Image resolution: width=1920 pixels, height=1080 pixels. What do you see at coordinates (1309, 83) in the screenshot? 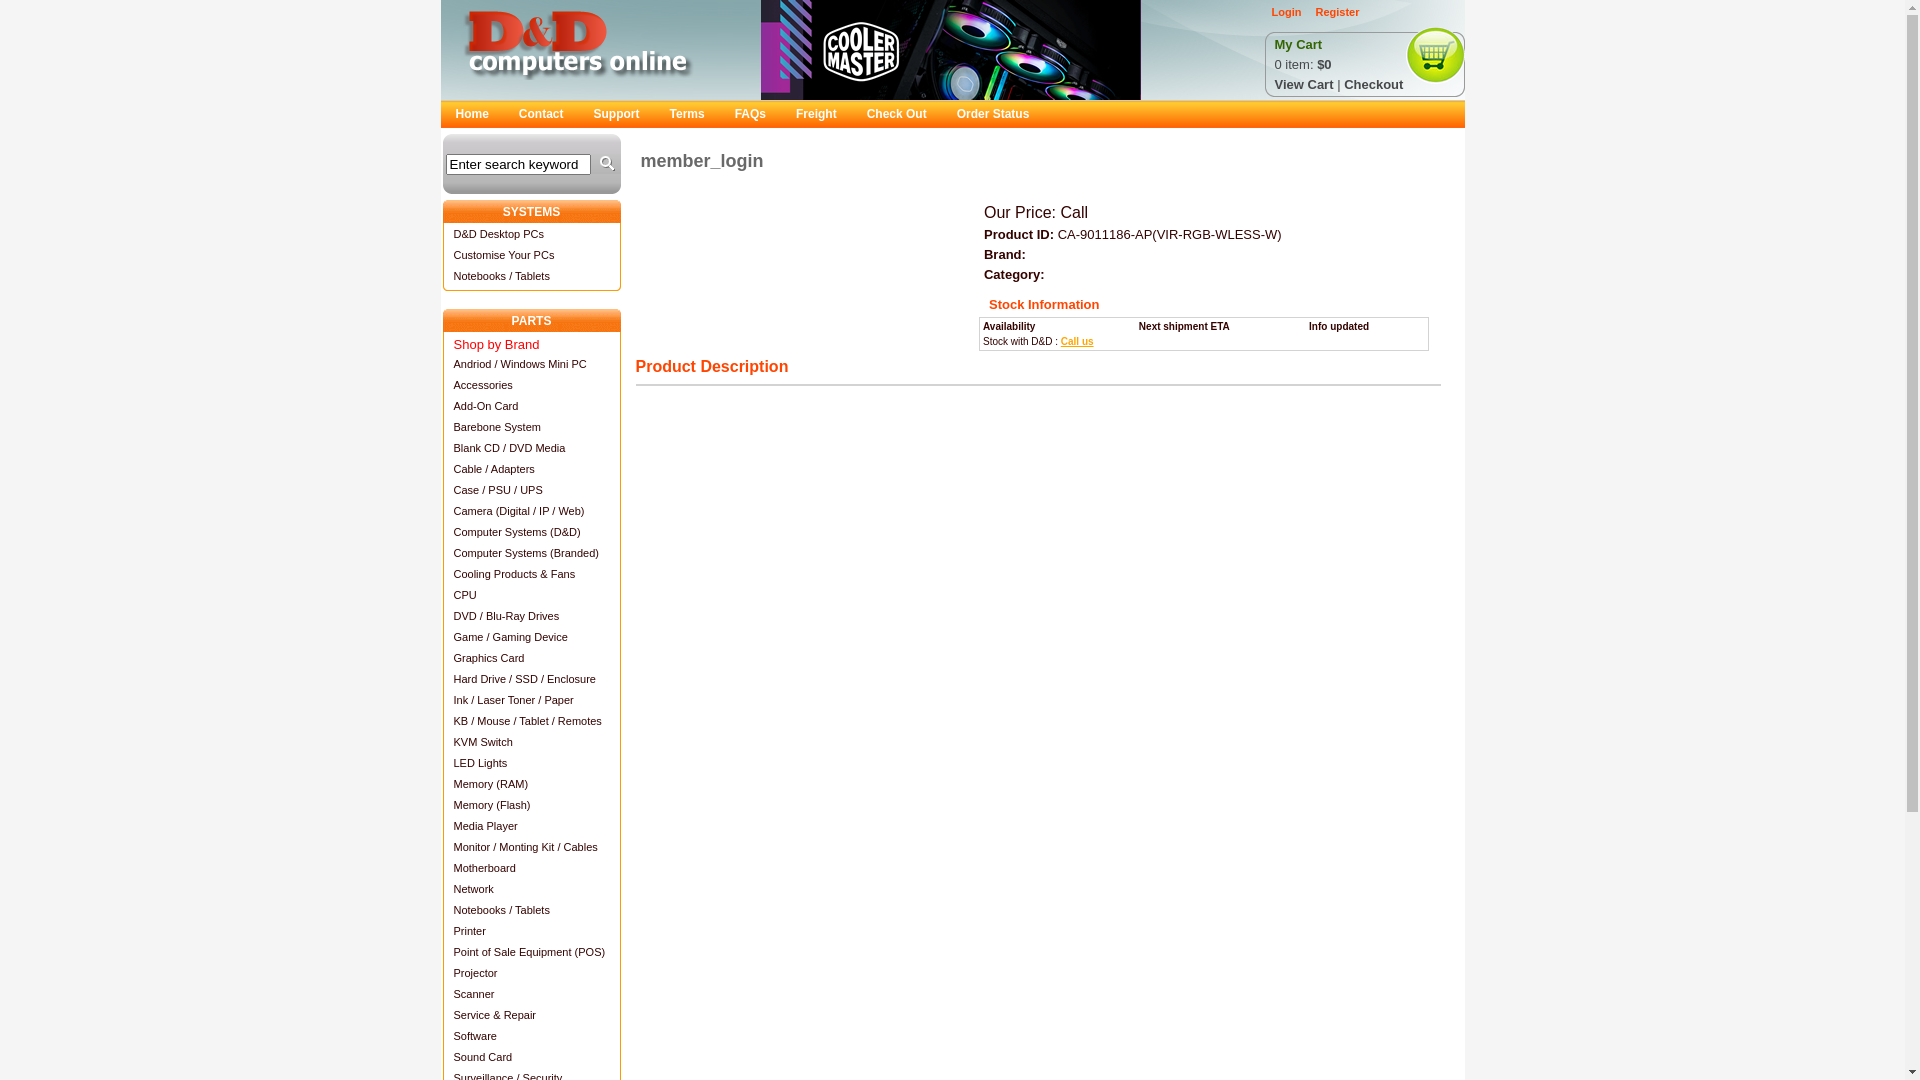
I see `'View Cart |'` at bounding box center [1309, 83].